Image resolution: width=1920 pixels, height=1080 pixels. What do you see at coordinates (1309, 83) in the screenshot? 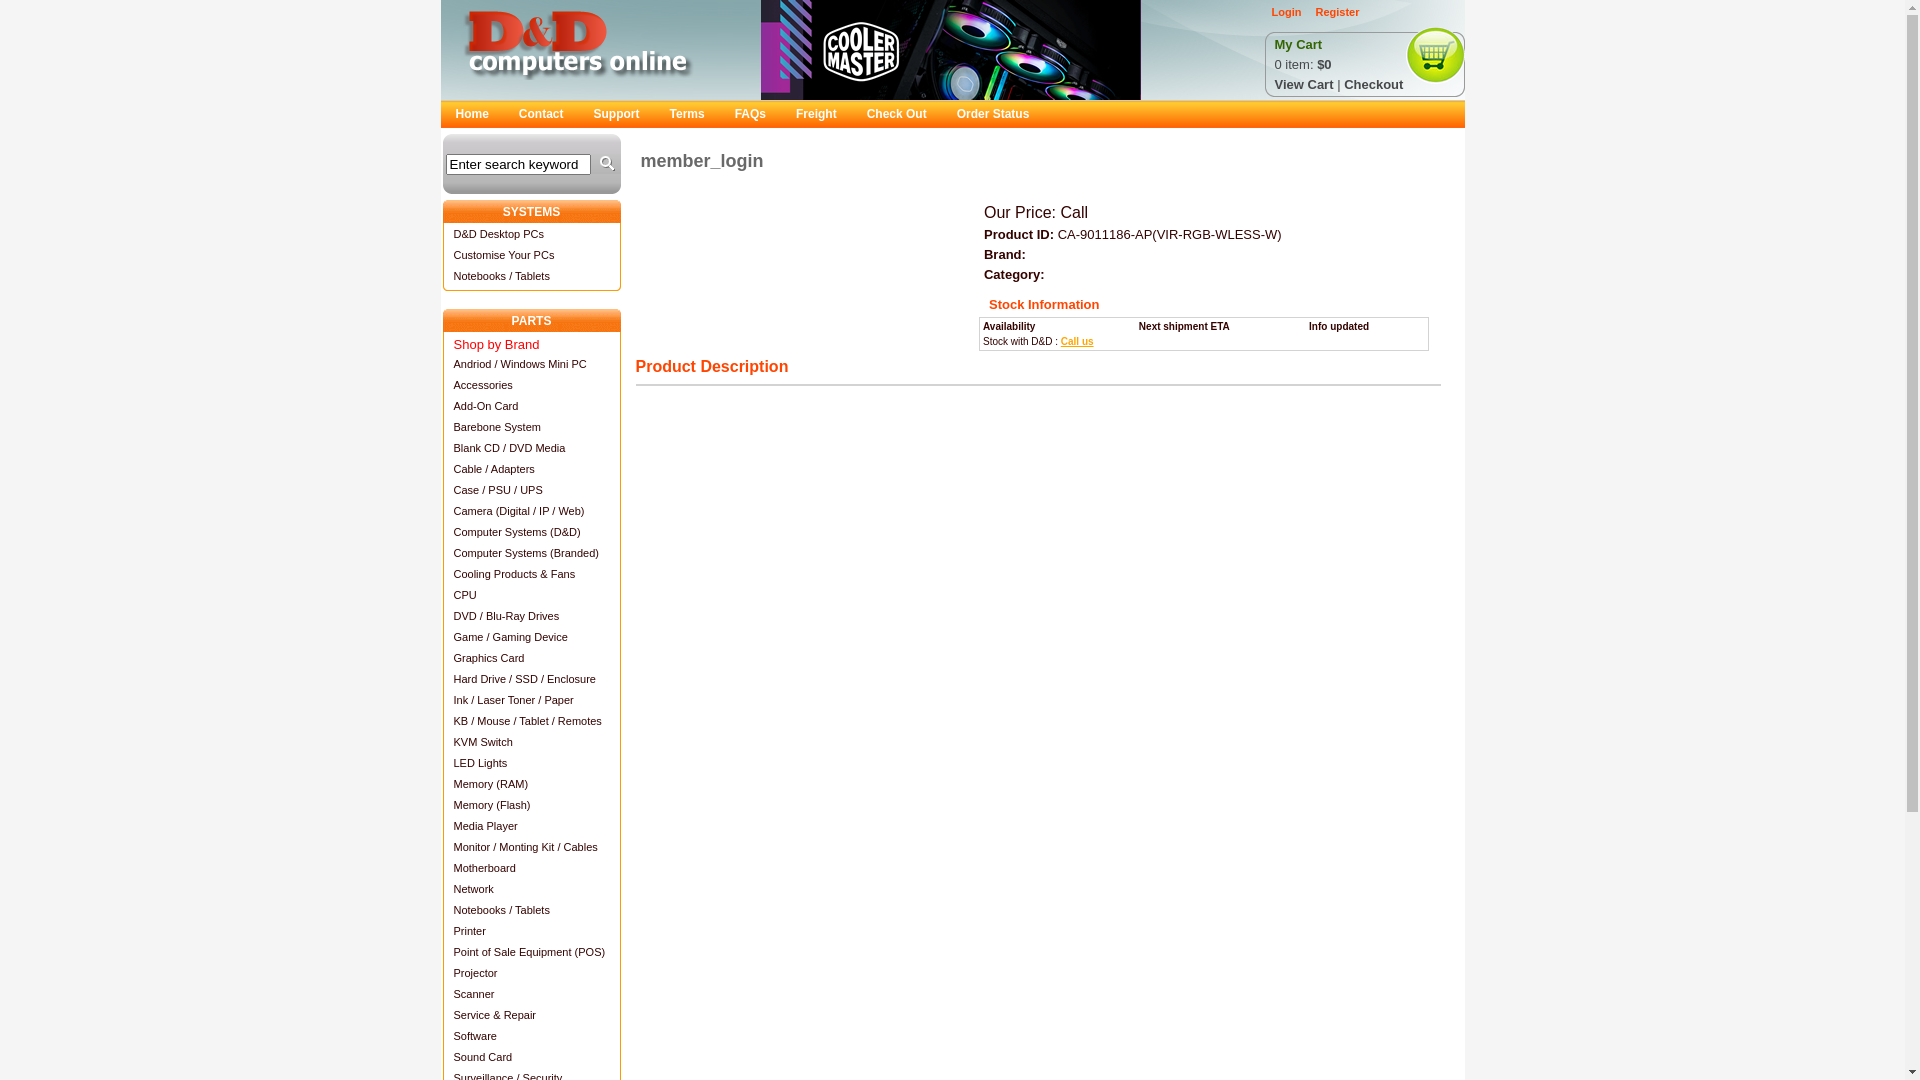
I see `'View Cart |'` at bounding box center [1309, 83].